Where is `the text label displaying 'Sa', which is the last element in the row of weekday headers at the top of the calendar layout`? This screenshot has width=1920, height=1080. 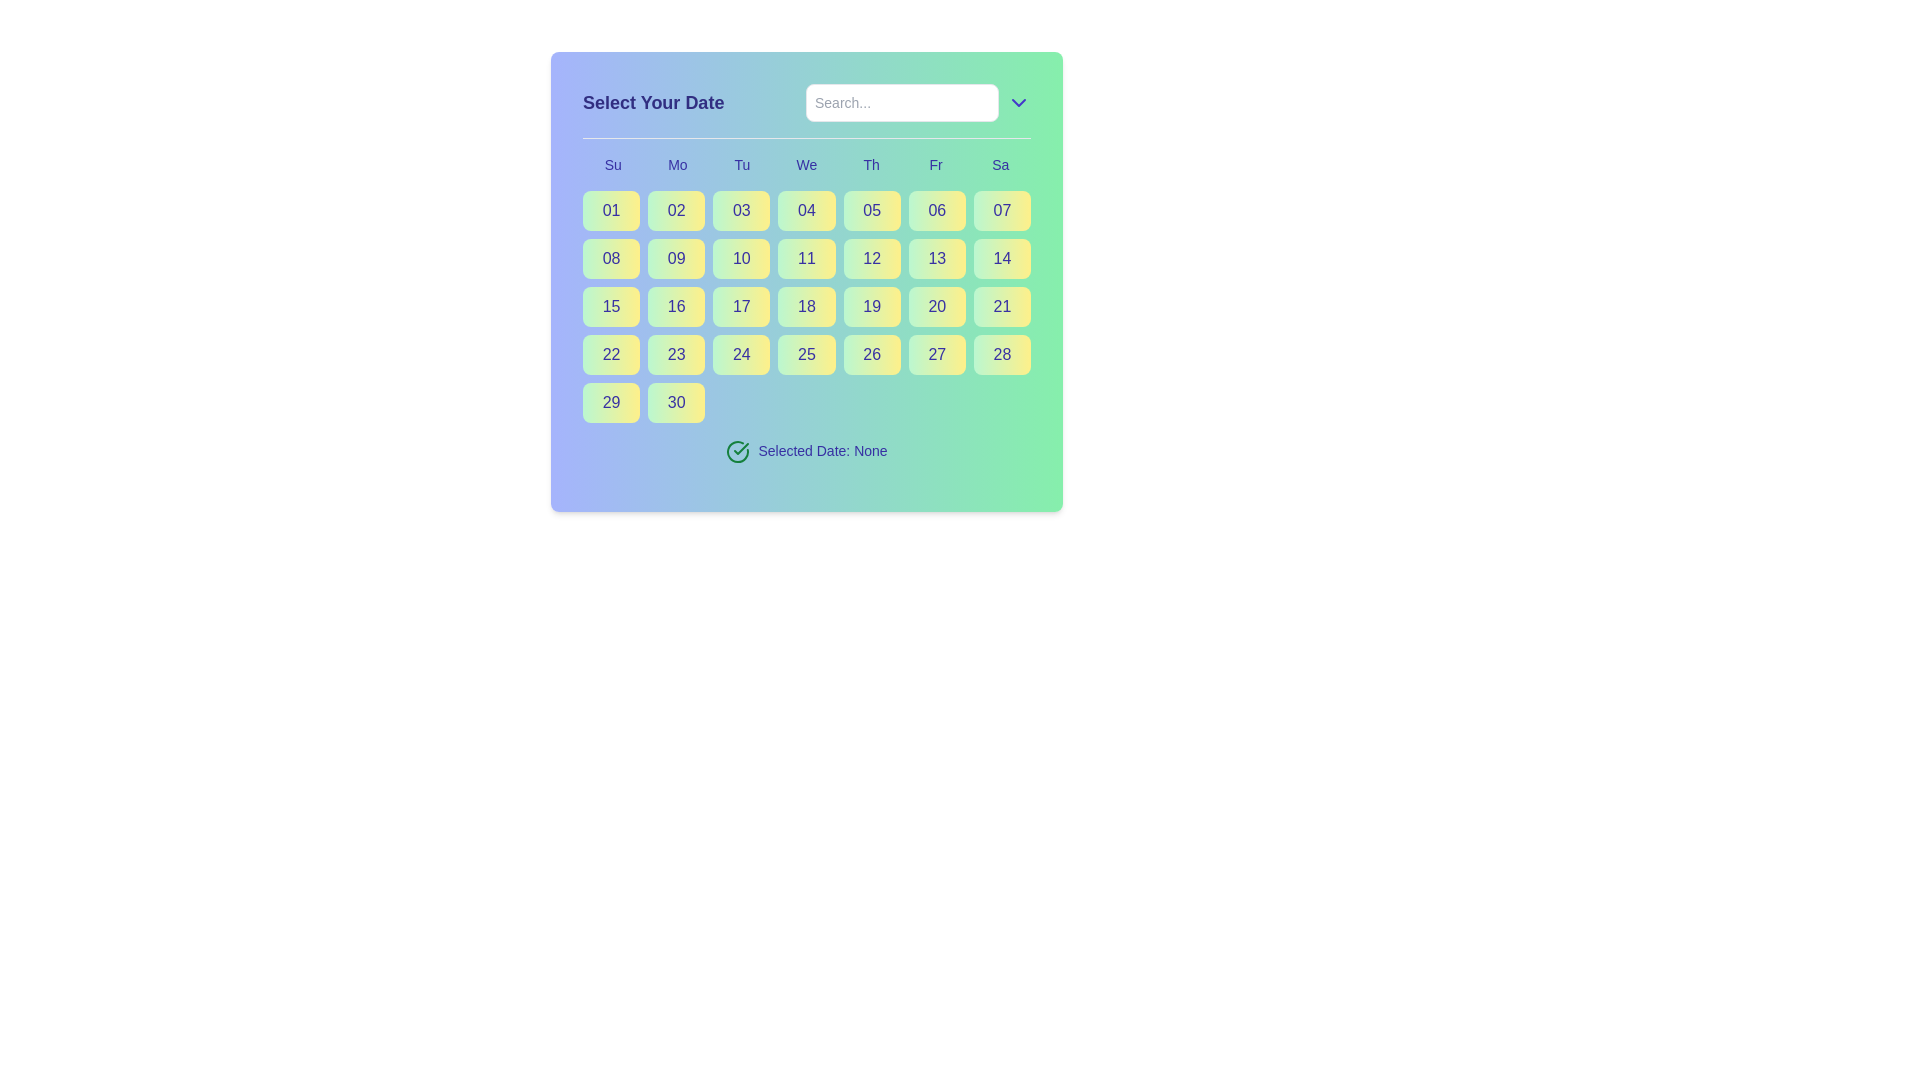
the text label displaying 'Sa', which is the last element in the row of weekday headers at the top of the calendar layout is located at coordinates (1000, 164).